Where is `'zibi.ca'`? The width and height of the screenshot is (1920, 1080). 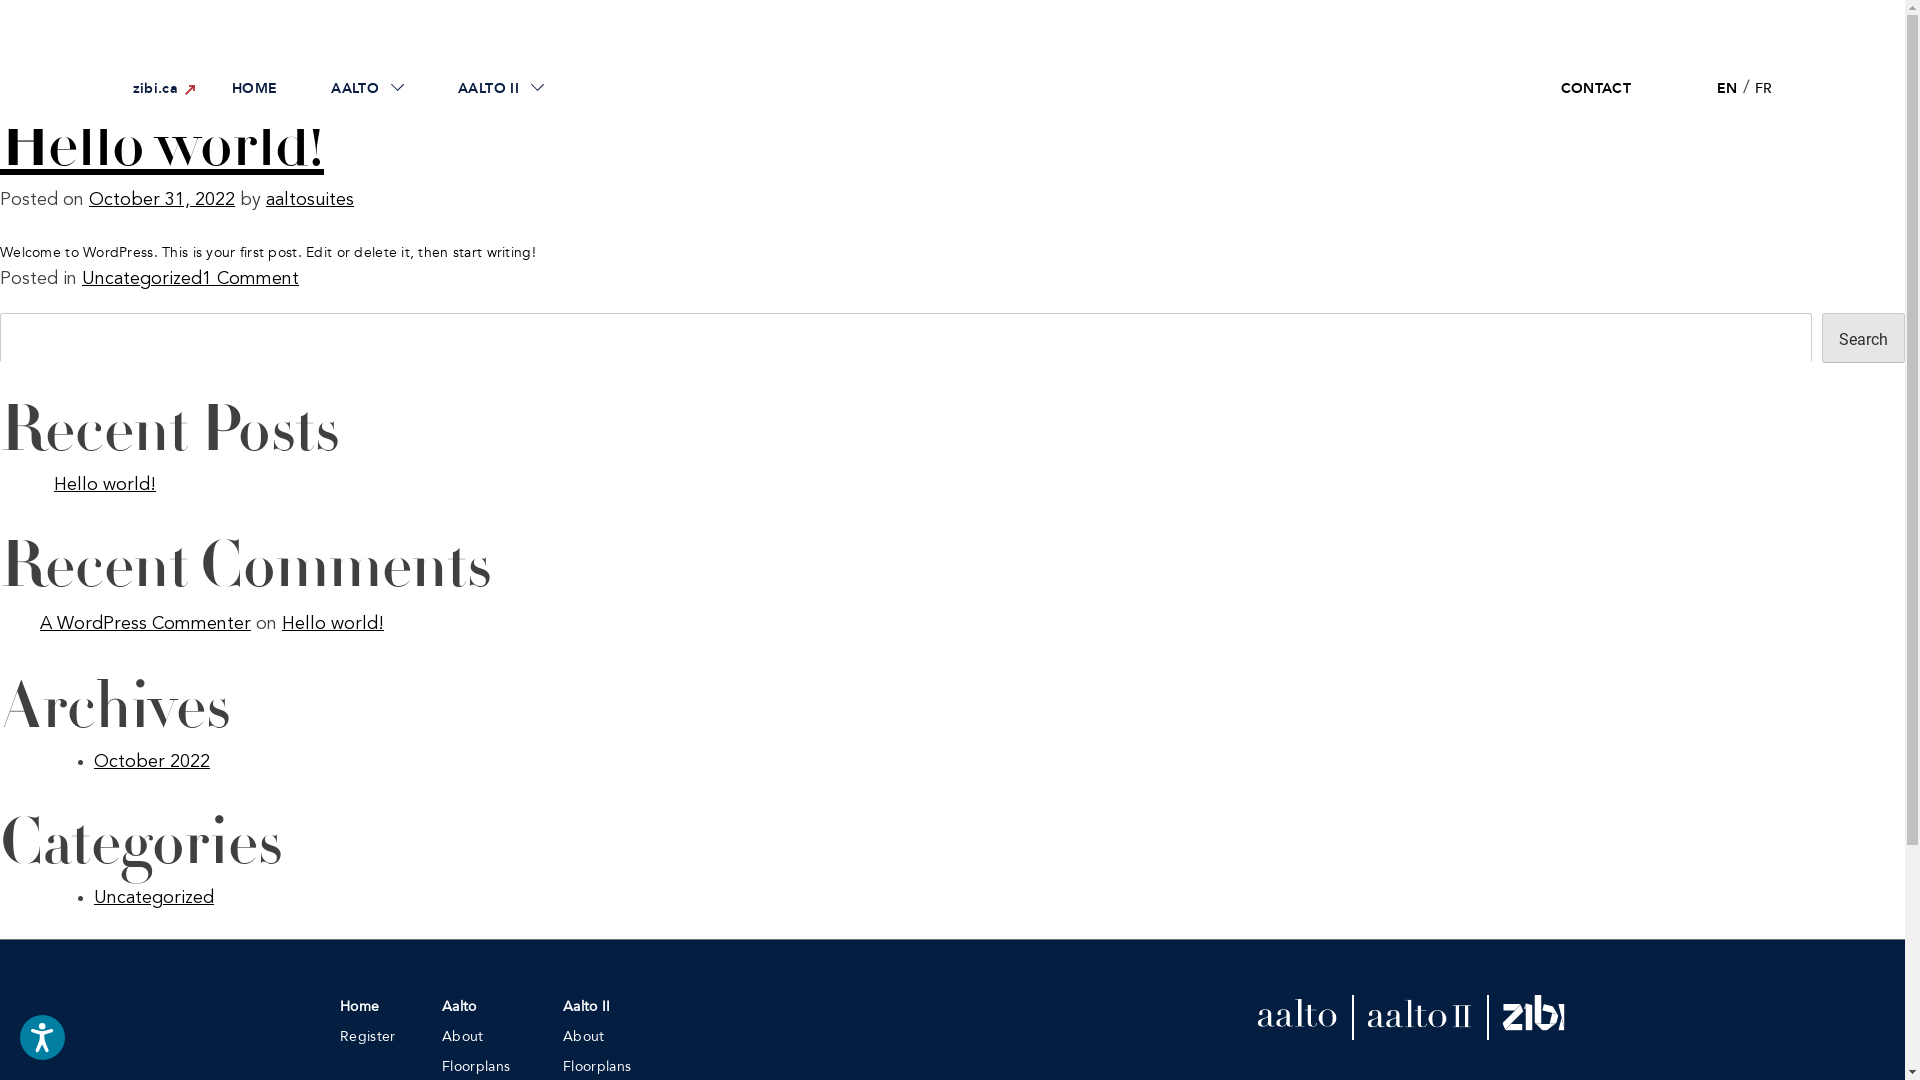 'zibi.ca' is located at coordinates (153, 87).